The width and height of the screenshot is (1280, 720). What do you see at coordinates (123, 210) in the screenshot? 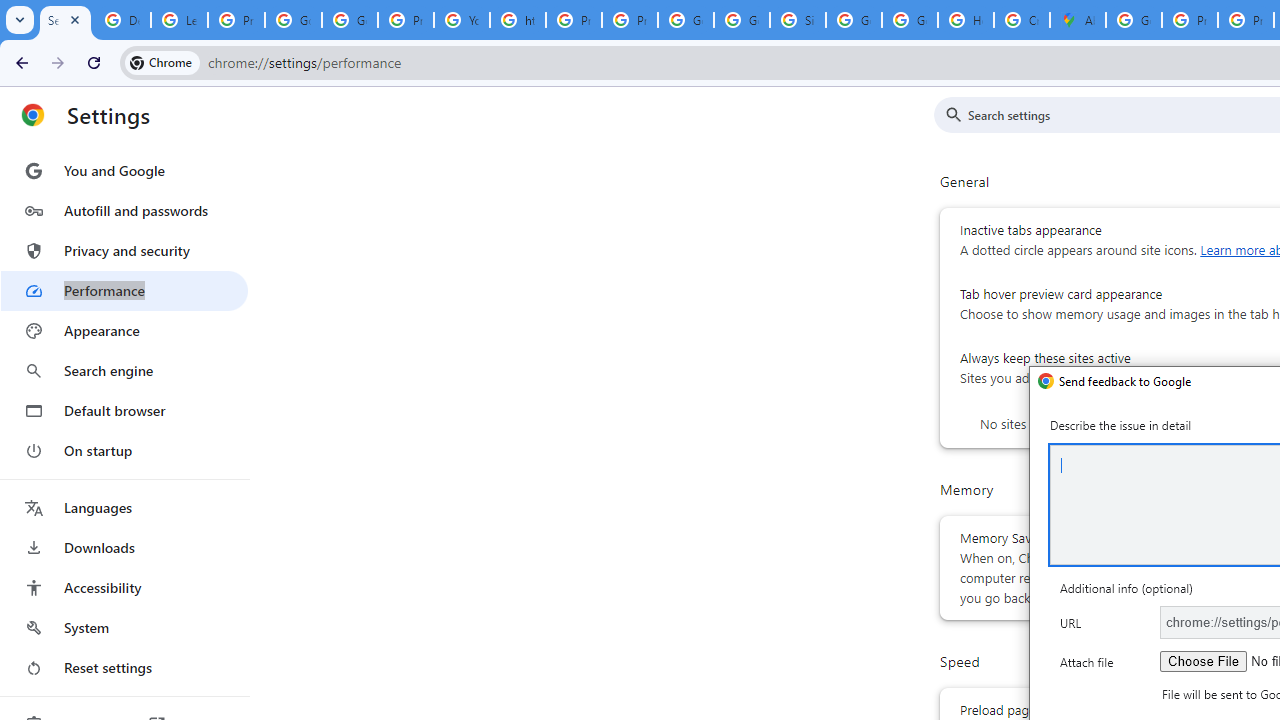
I see `'Autofill and passwords'` at bounding box center [123, 210].